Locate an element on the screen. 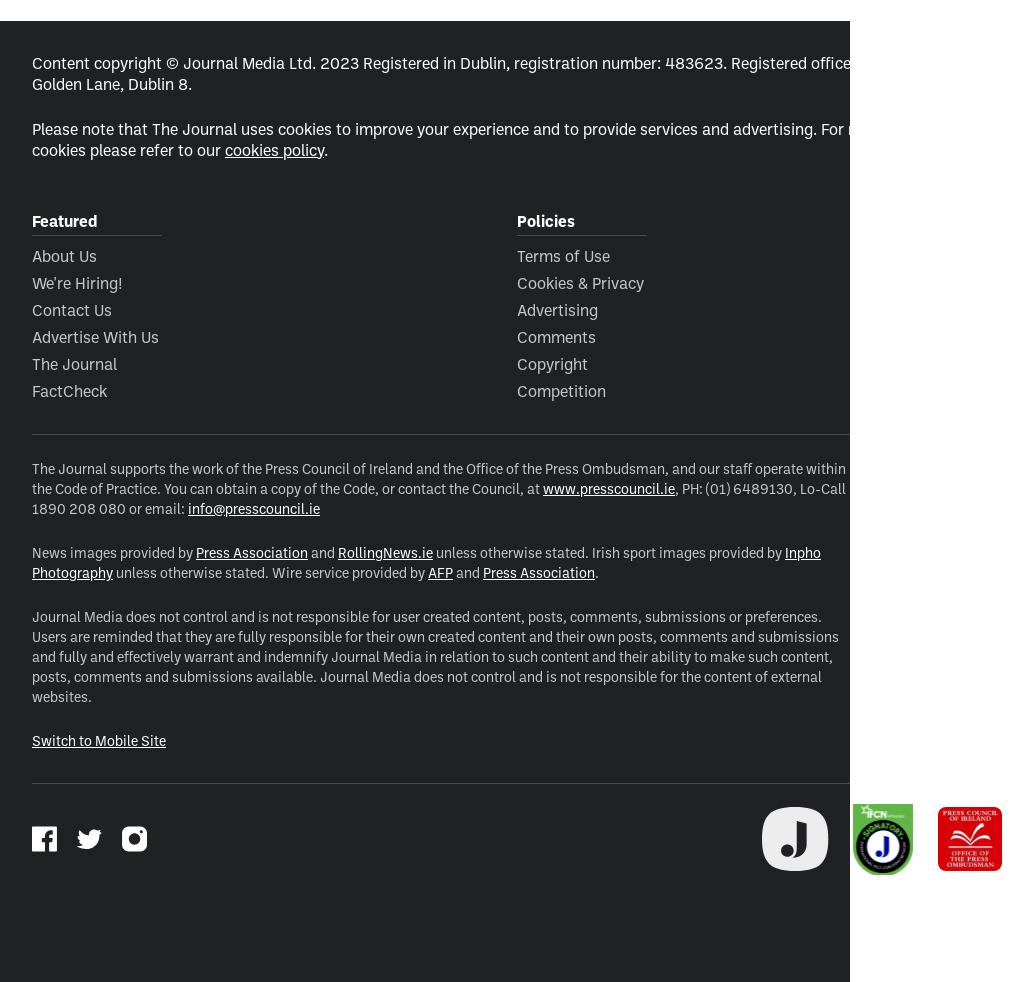  'Competition' is located at coordinates (561, 389).